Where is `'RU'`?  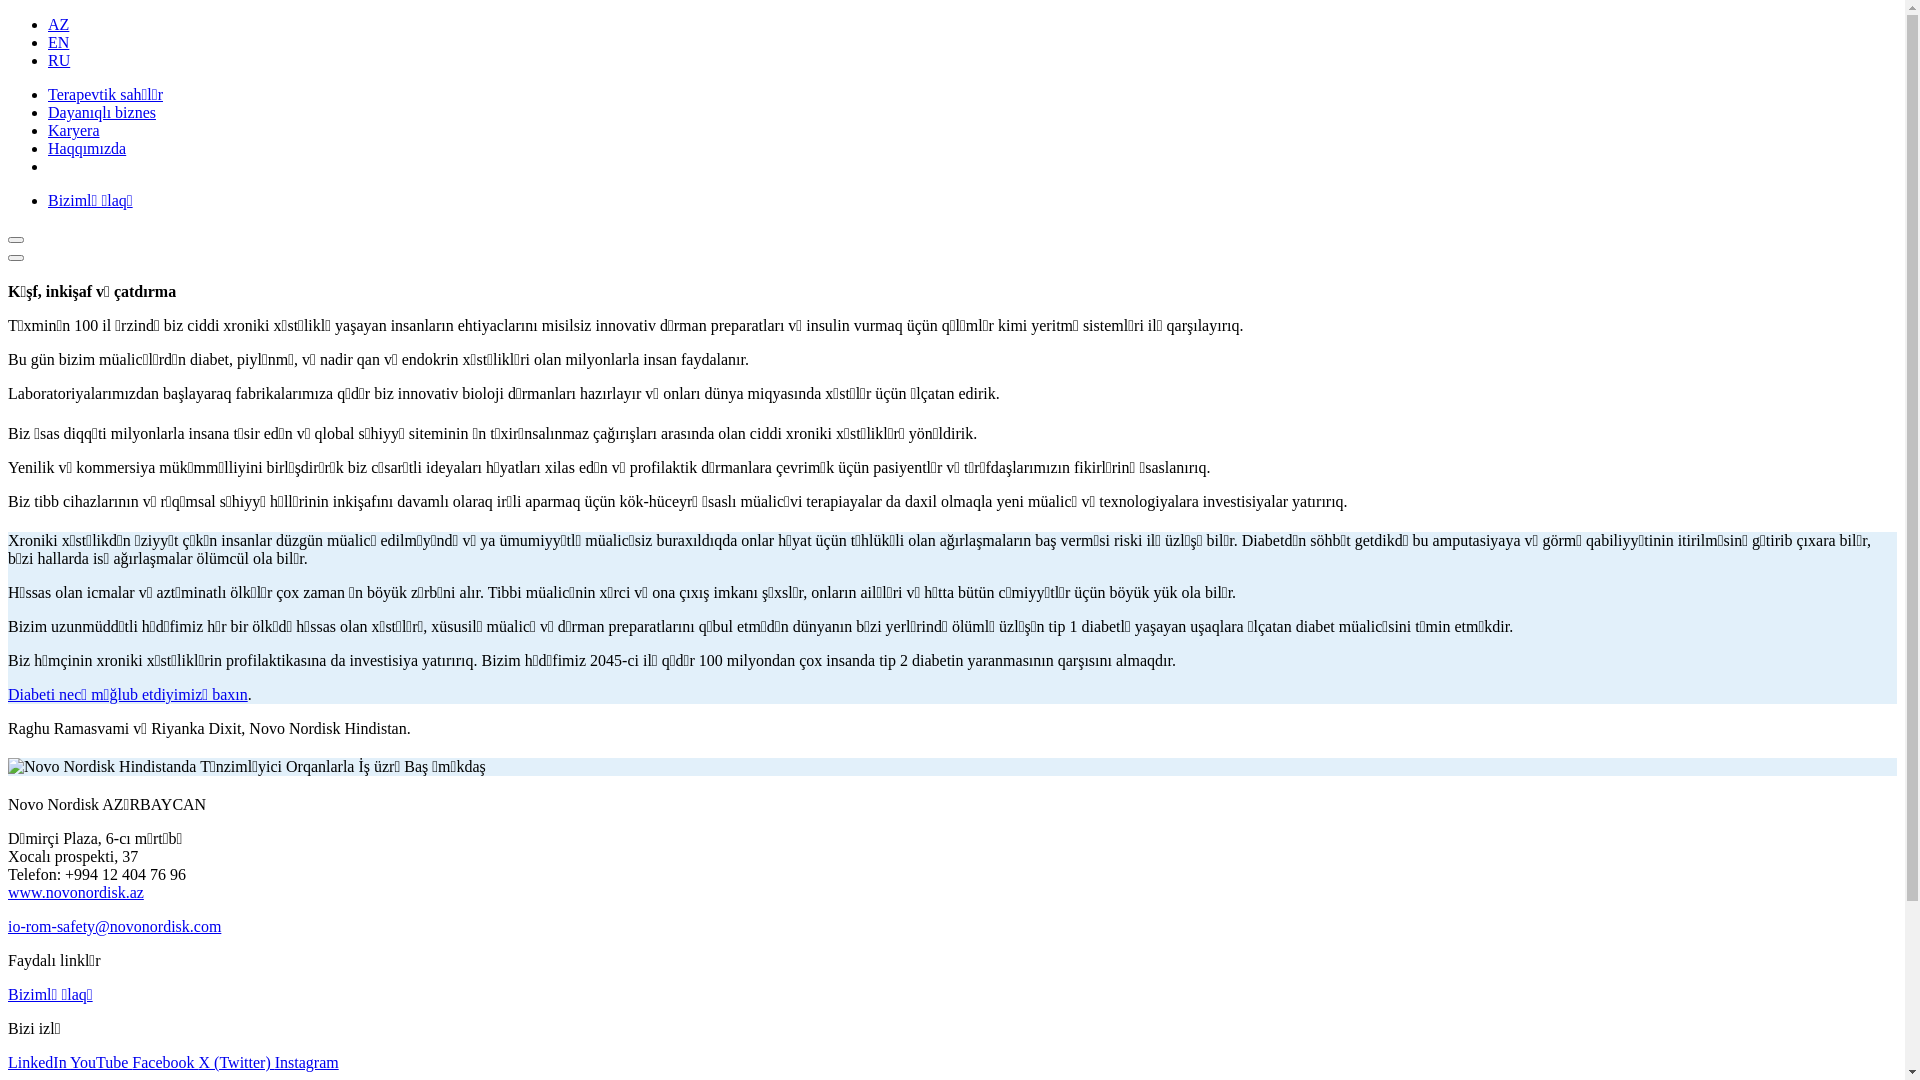 'RU' is located at coordinates (48, 59).